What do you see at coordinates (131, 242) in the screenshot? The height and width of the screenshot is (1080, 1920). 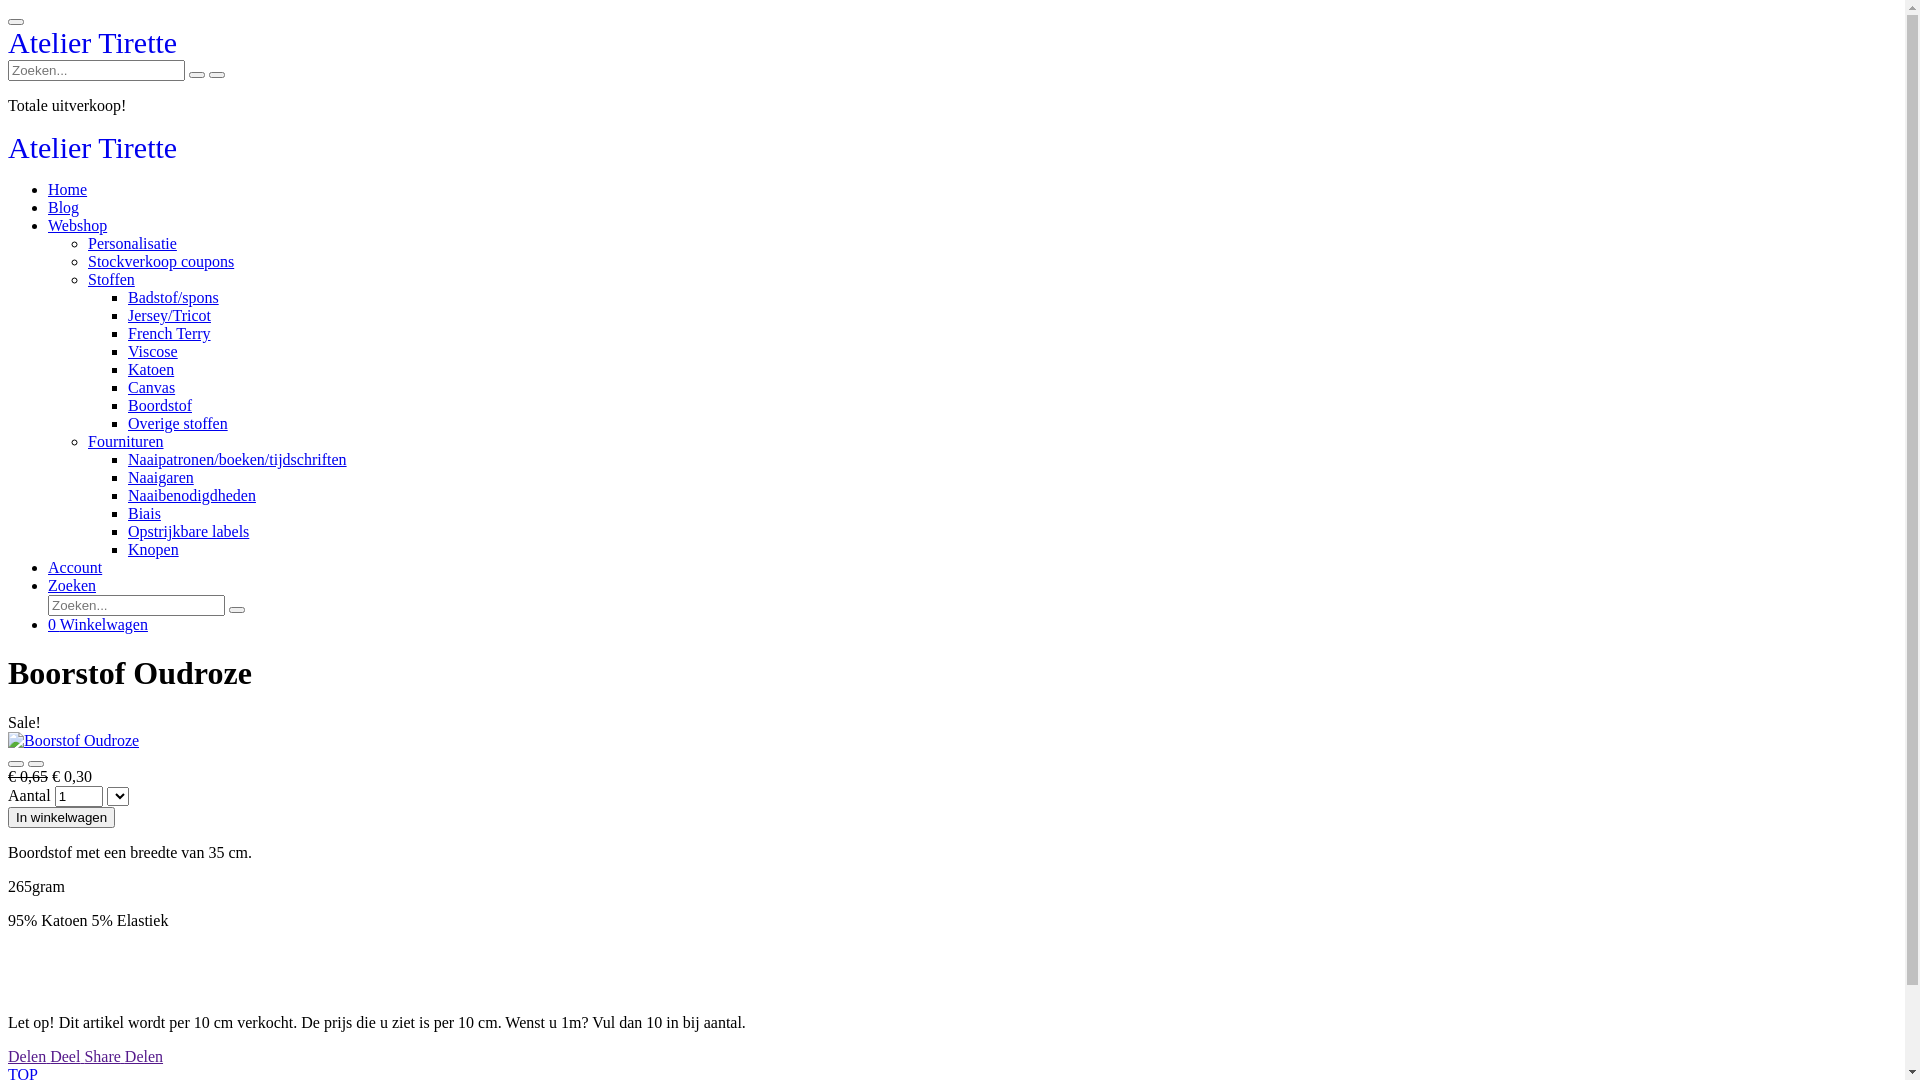 I see `'Personalisatie'` at bounding box center [131, 242].